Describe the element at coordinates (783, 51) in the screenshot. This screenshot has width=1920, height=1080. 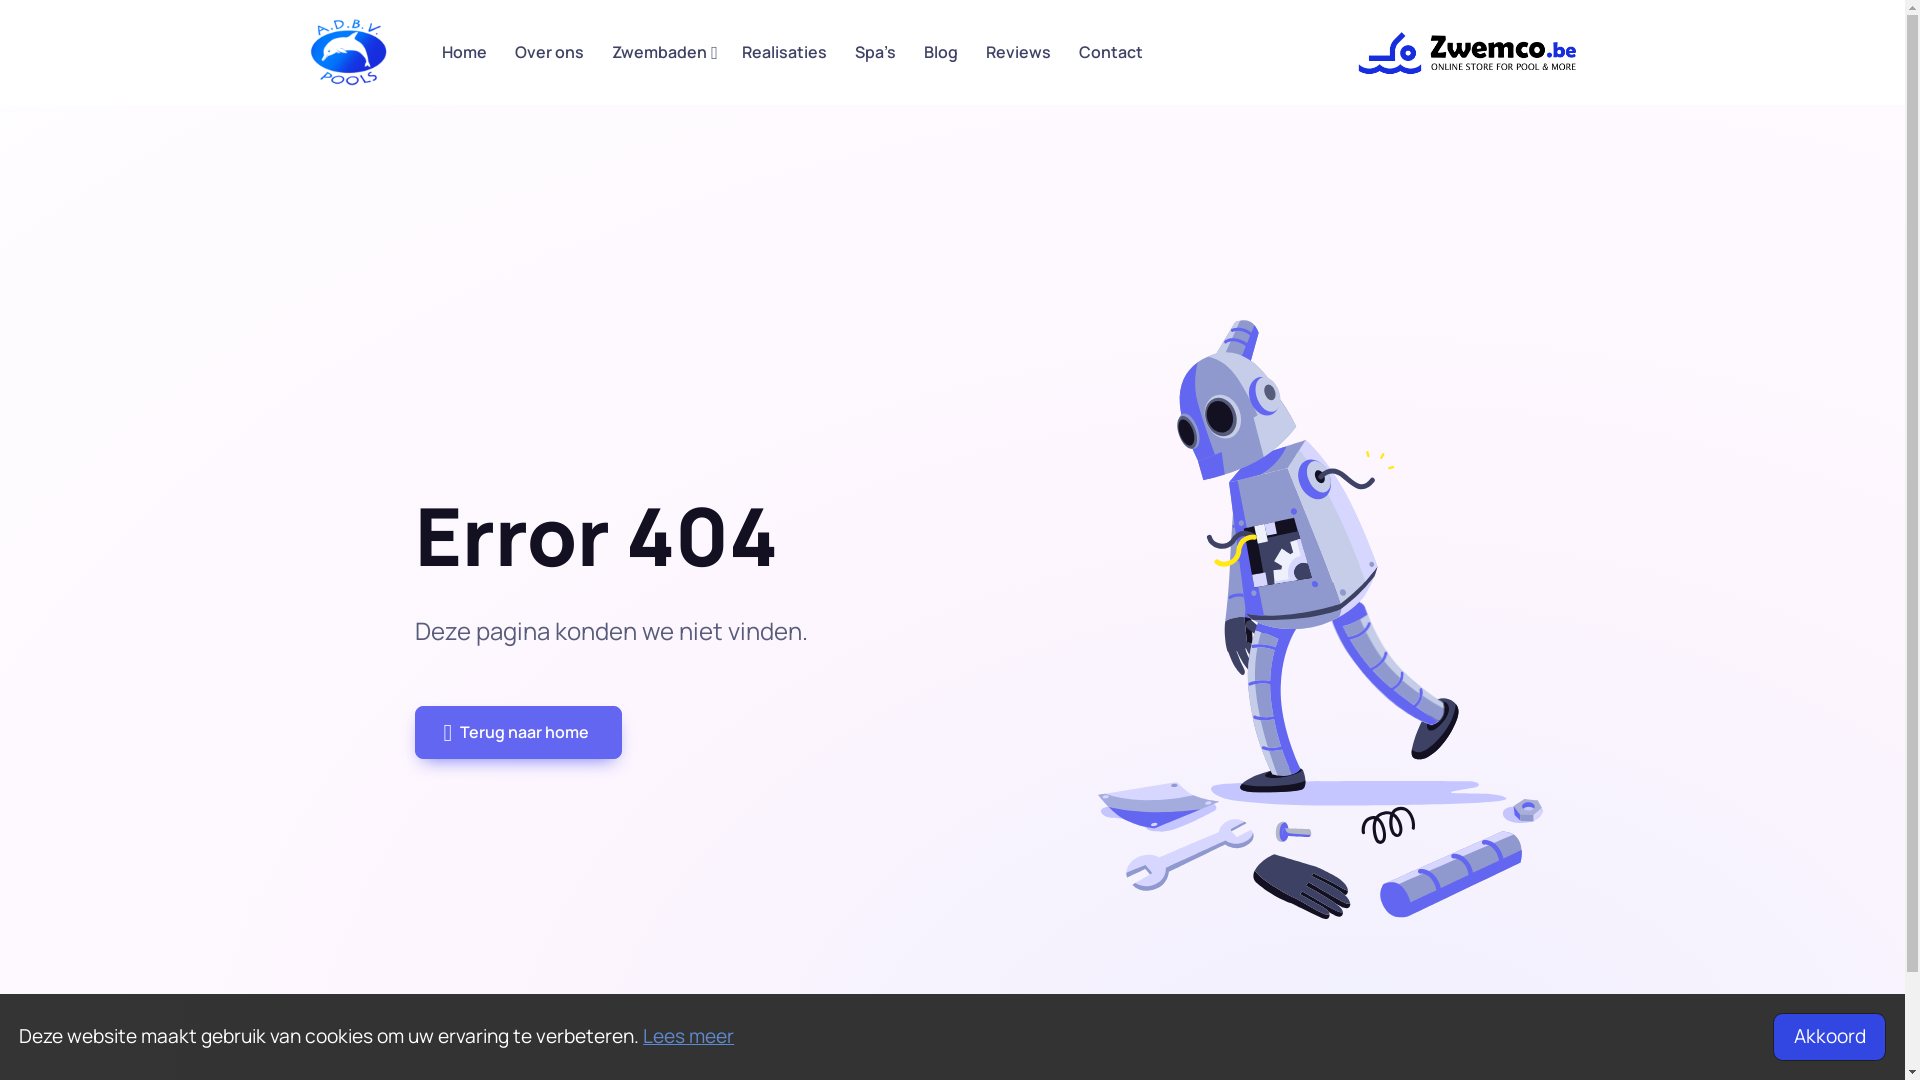
I see `'Realisaties'` at that location.